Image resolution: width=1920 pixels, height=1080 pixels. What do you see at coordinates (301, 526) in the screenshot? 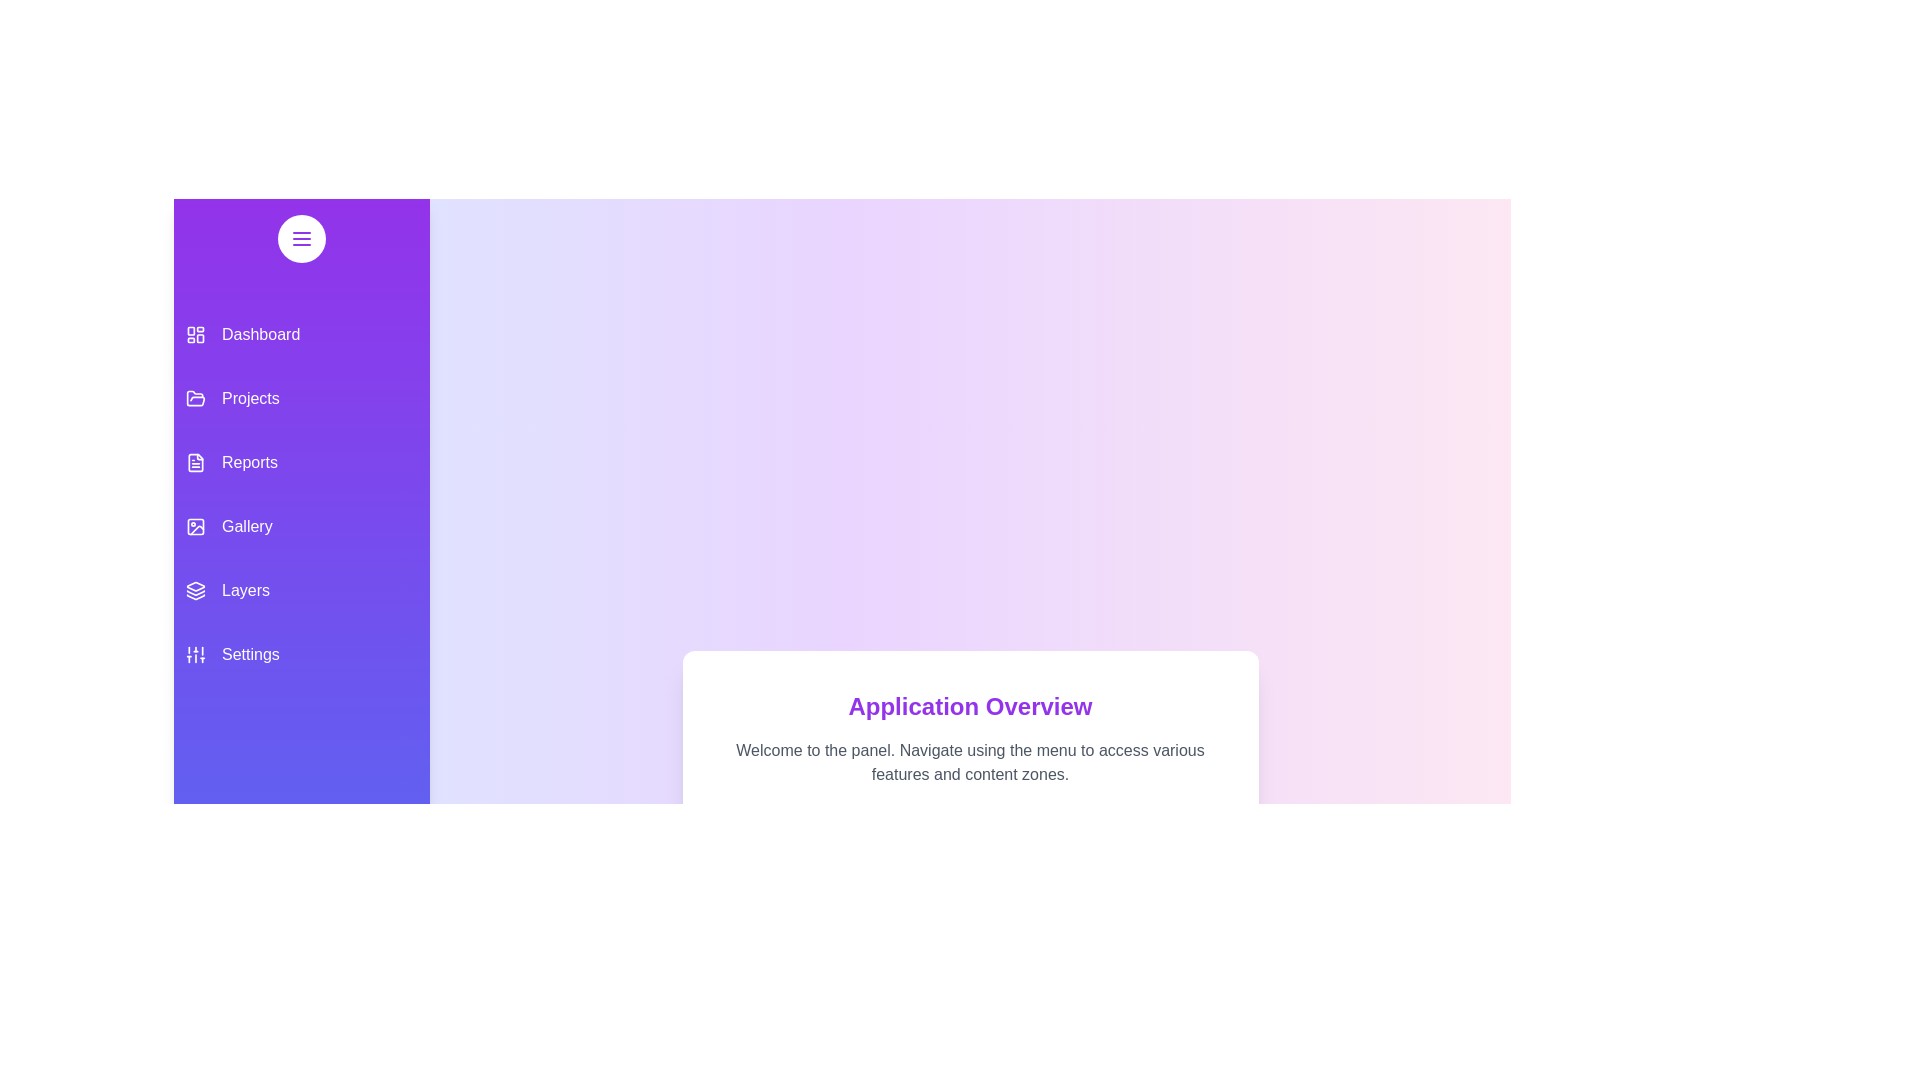
I see `the menu item Gallery from the drawer to navigate to its respective section` at bounding box center [301, 526].